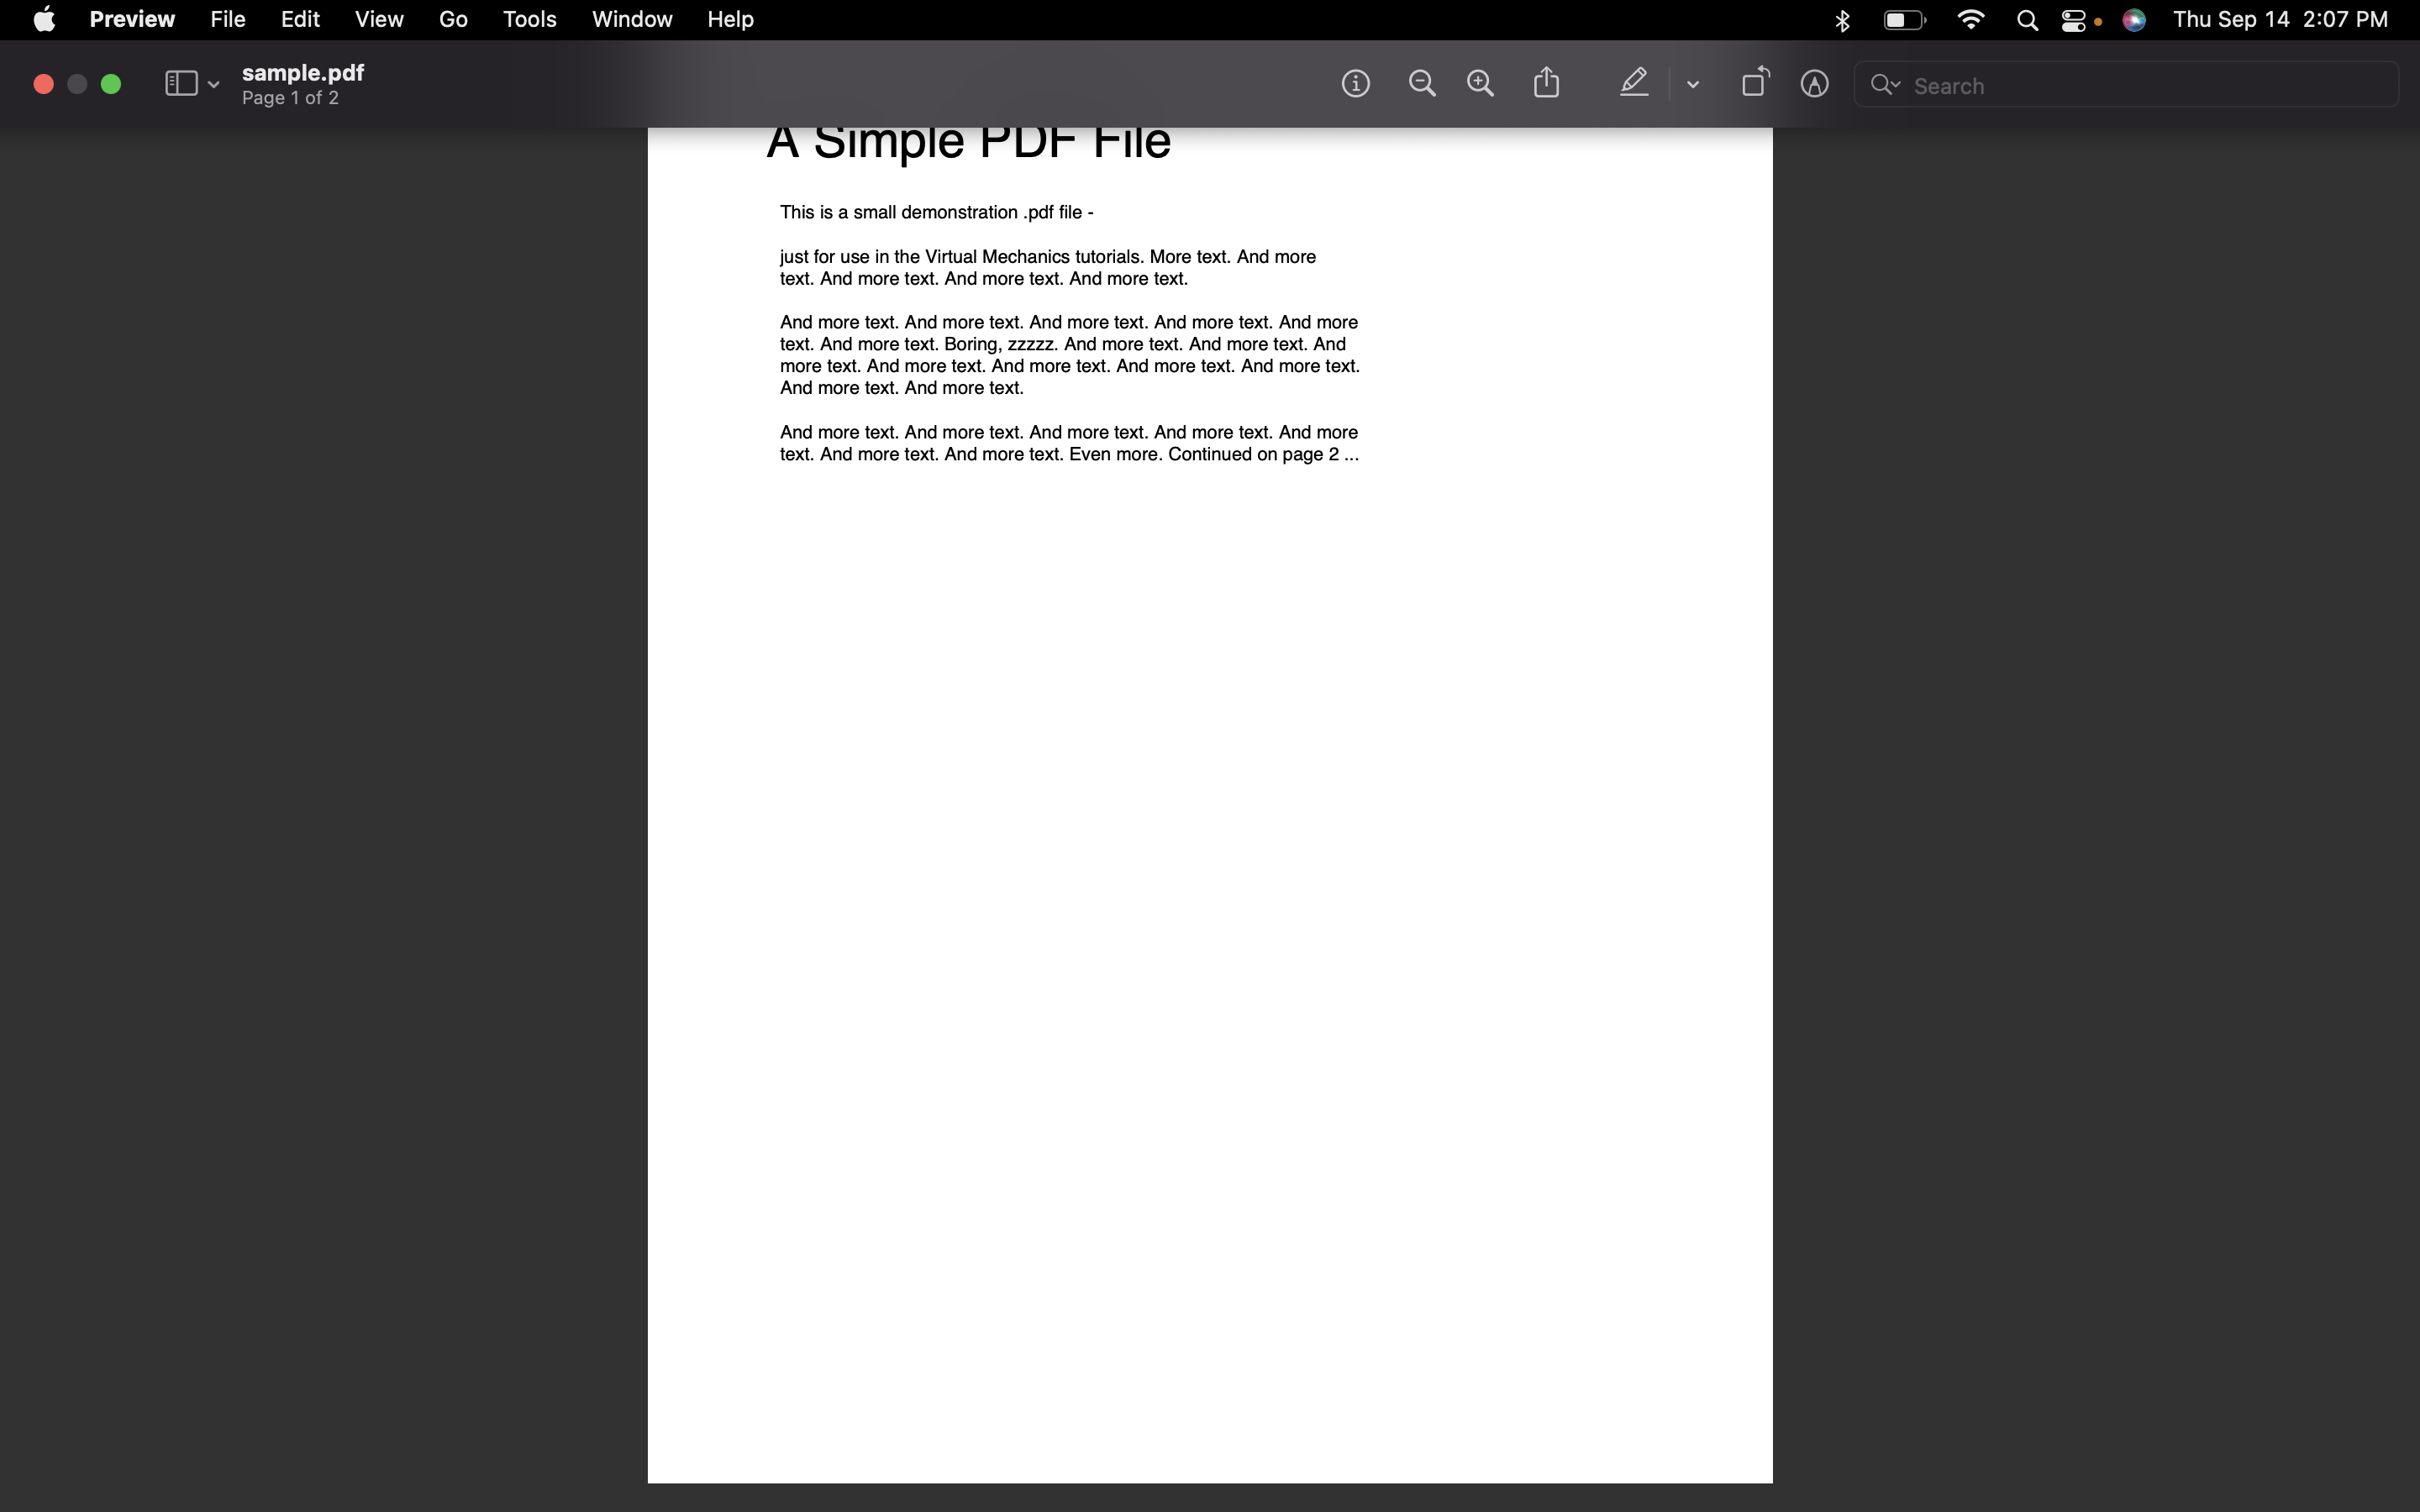 The height and width of the screenshot is (1512, 2420). Describe the element at coordinates (1479, 83) in the screenshot. I see `Make the details of the document larger for viewing` at that location.